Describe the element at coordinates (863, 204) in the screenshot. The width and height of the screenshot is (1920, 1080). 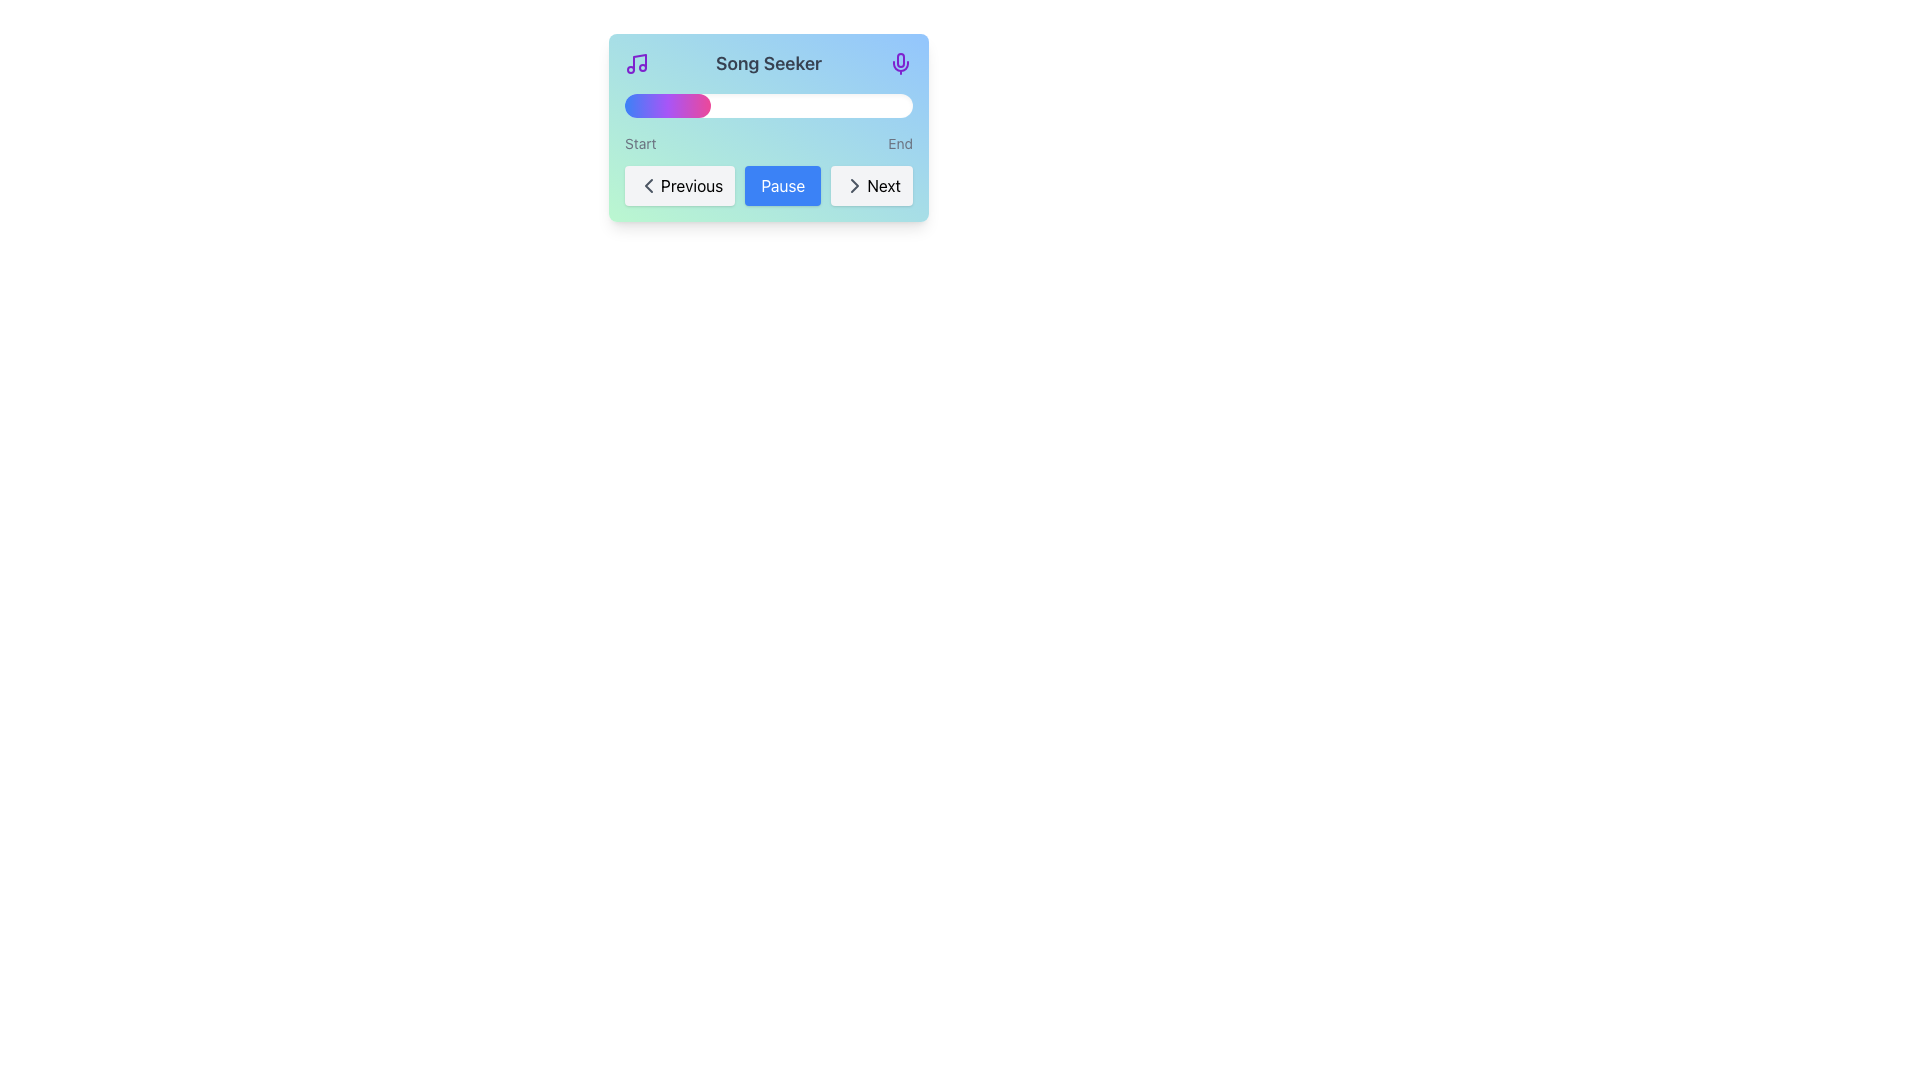
I see `the 'Next' button located at the bottom right of the widget interface` at that location.